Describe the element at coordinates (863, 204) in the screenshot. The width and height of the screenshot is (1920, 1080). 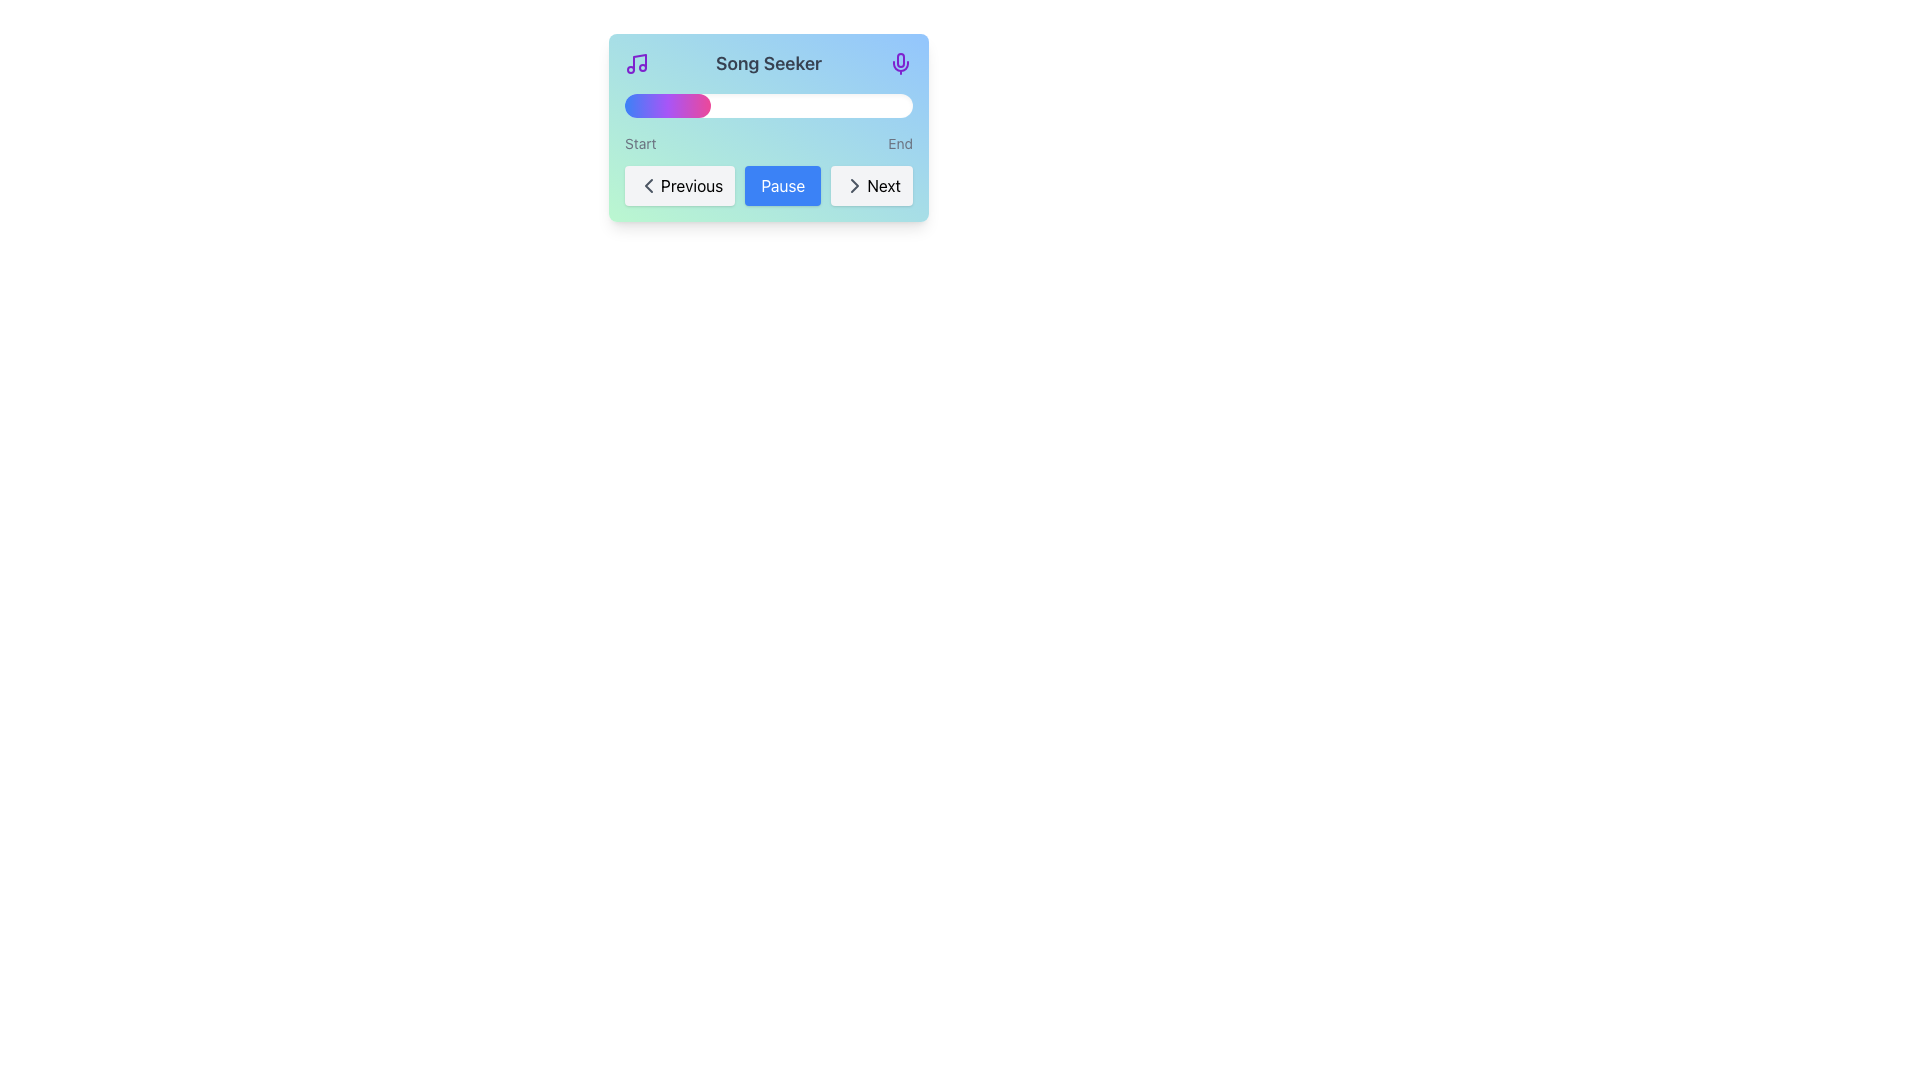
I see `the 'Next' button located at the bottom right of the widget interface` at that location.